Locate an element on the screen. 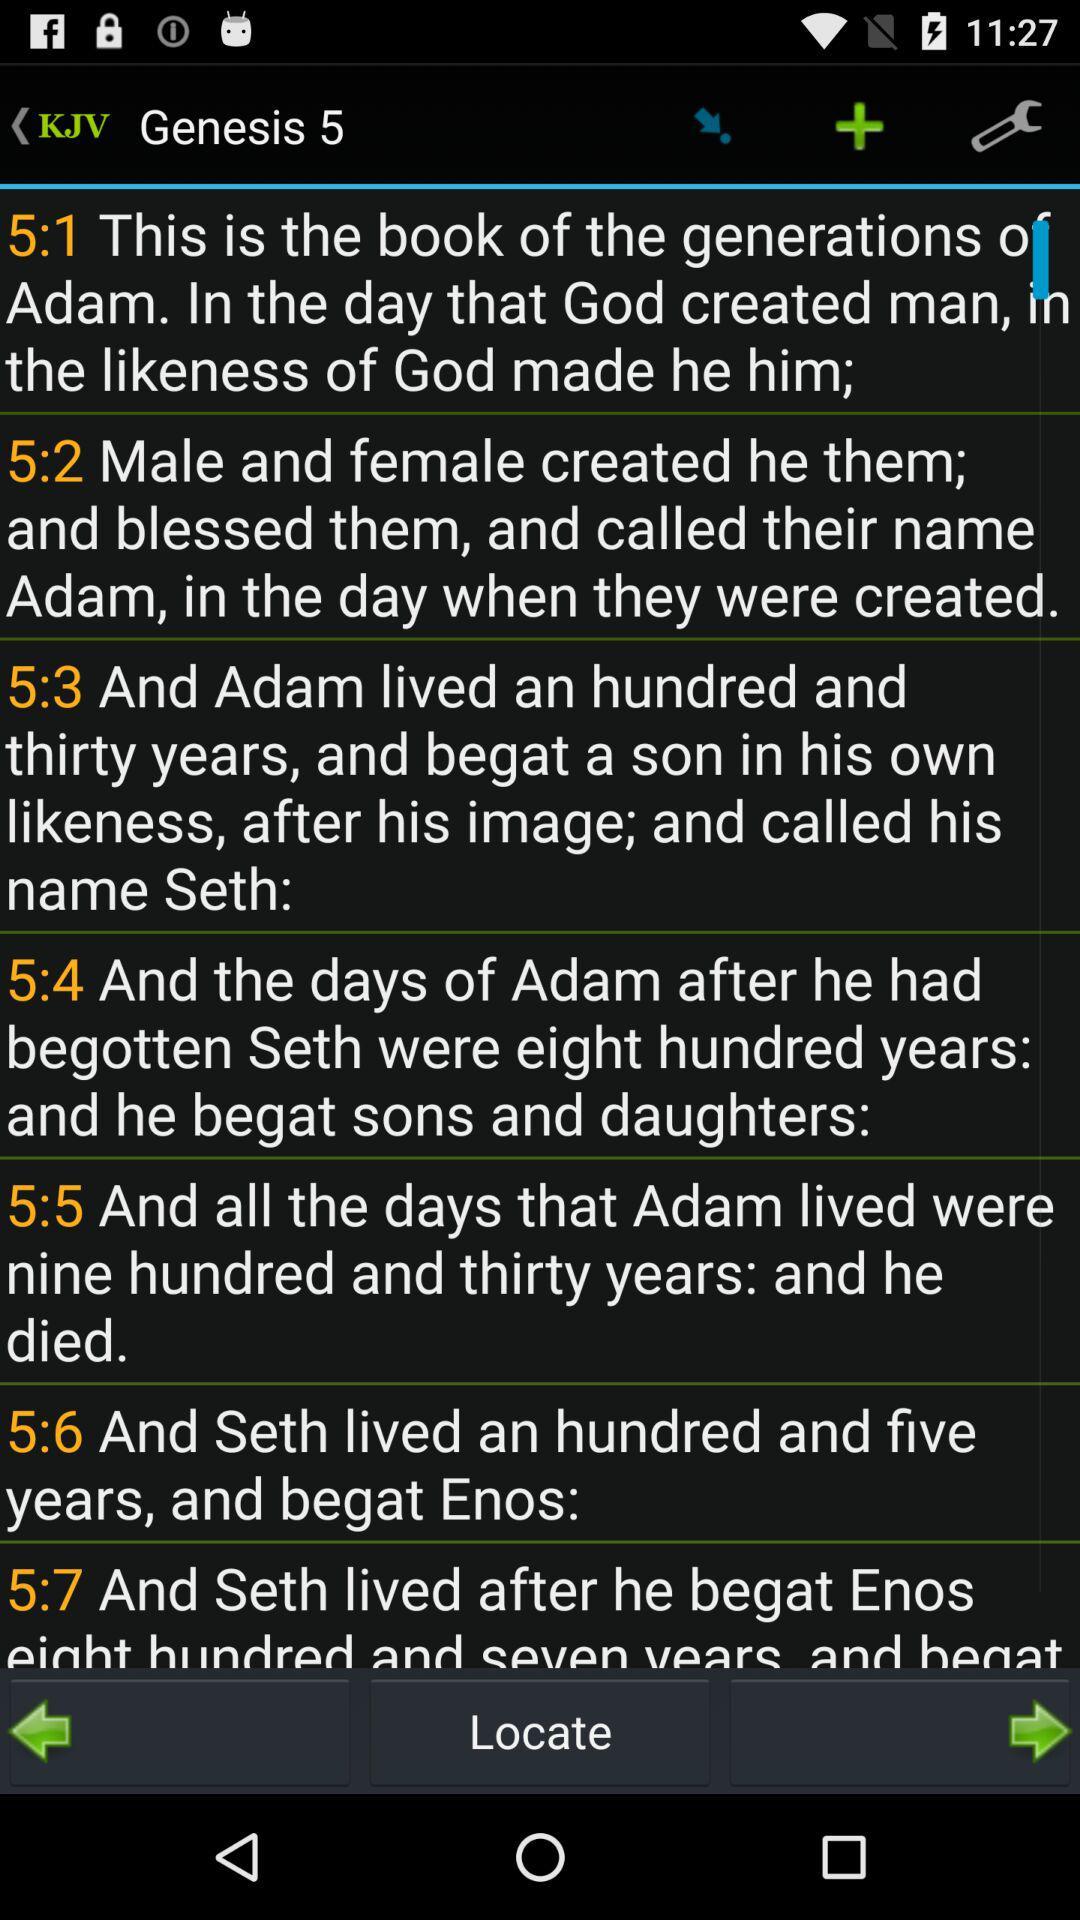 Image resolution: width=1080 pixels, height=1920 pixels. next page is located at coordinates (898, 1730).